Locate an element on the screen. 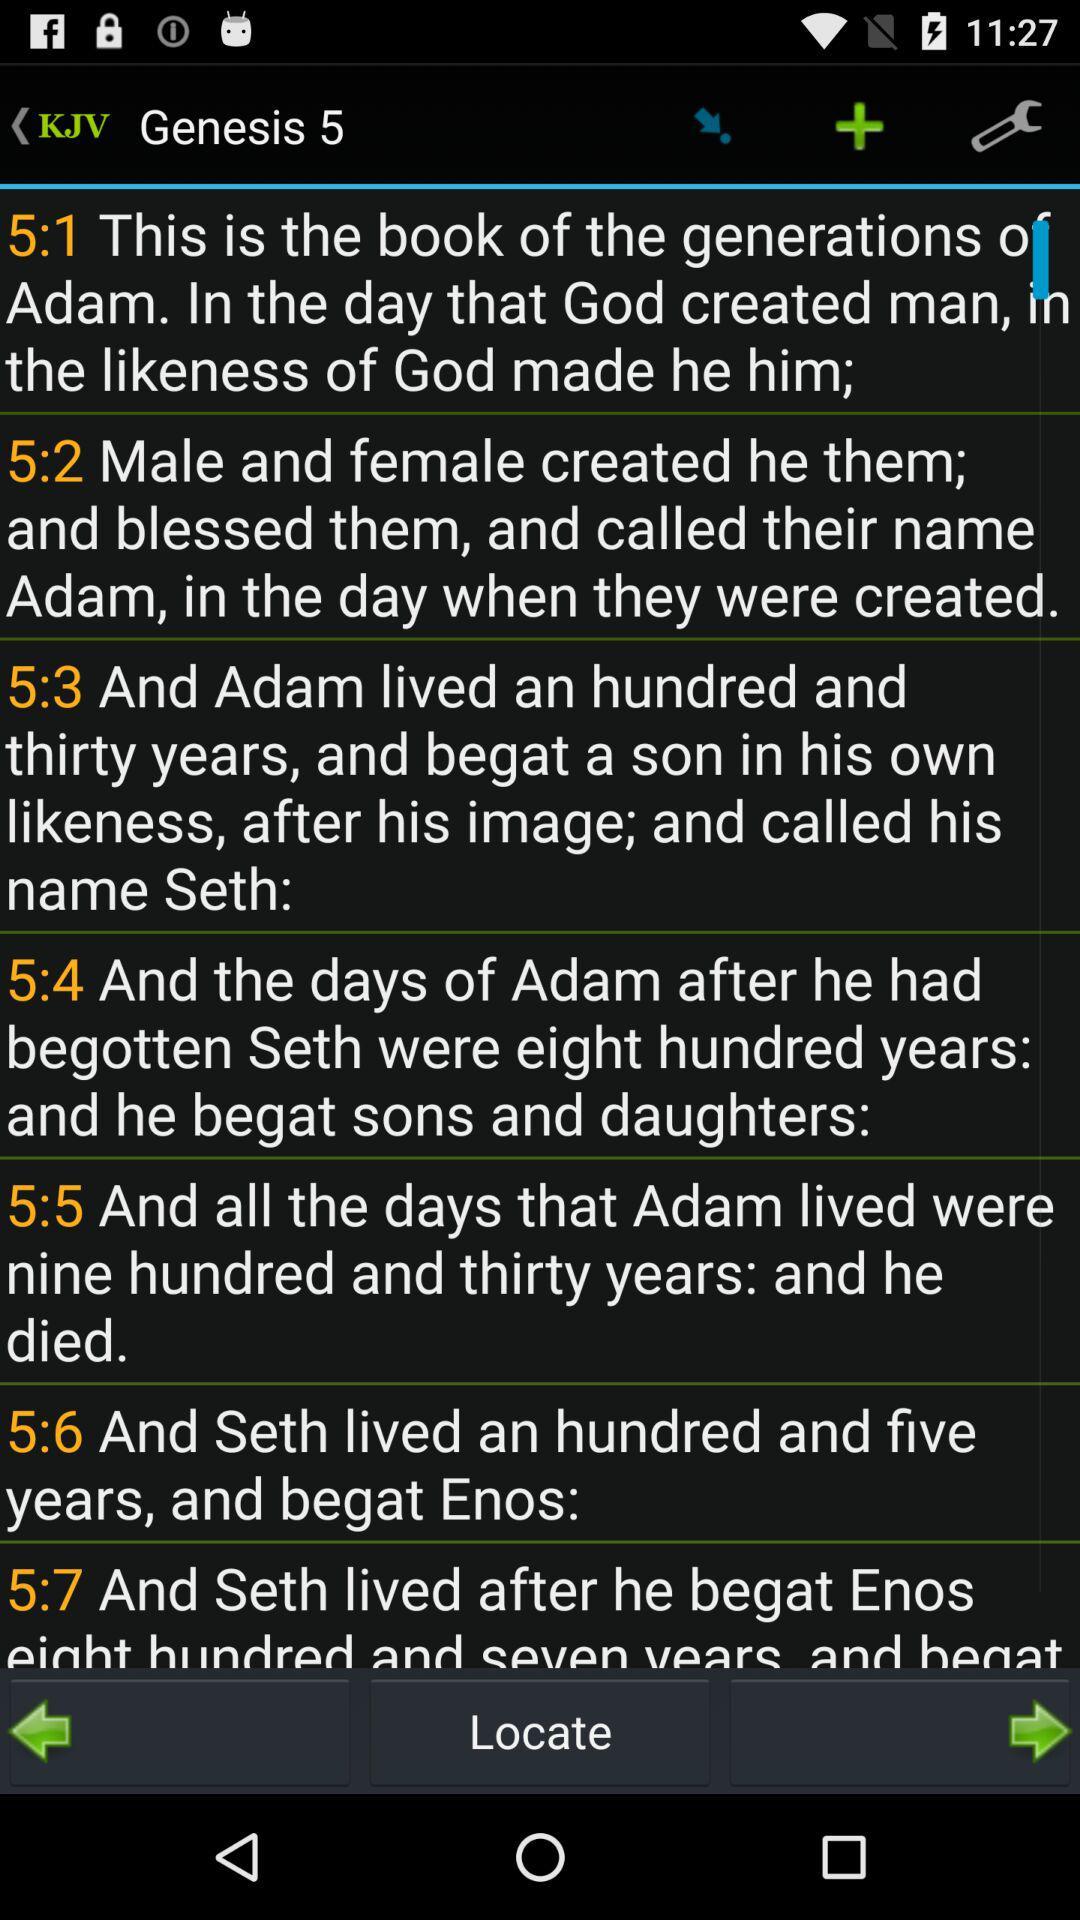 Image resolution: width=1080 pixels, height=1920 pixels. next page is located at coordinates (898, 1730).